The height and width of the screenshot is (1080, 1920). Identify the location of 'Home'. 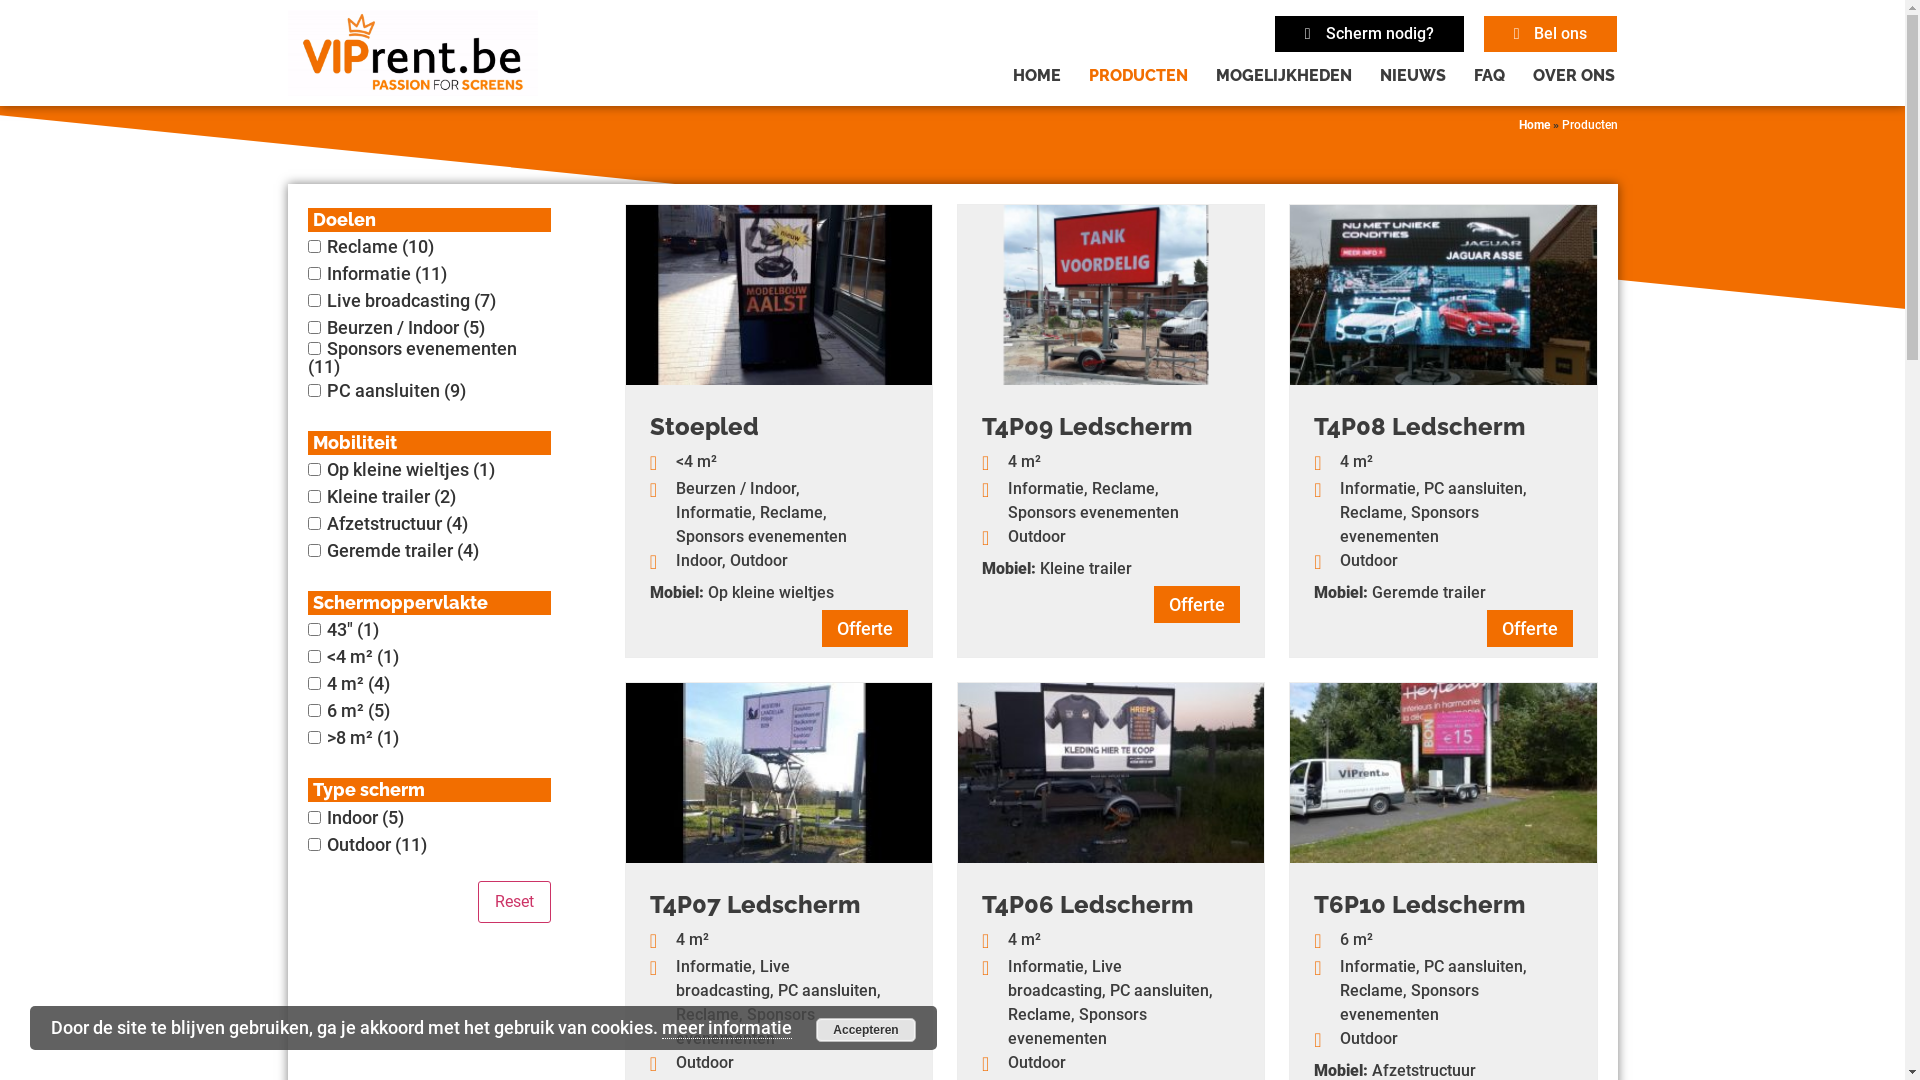
(1532, 124).